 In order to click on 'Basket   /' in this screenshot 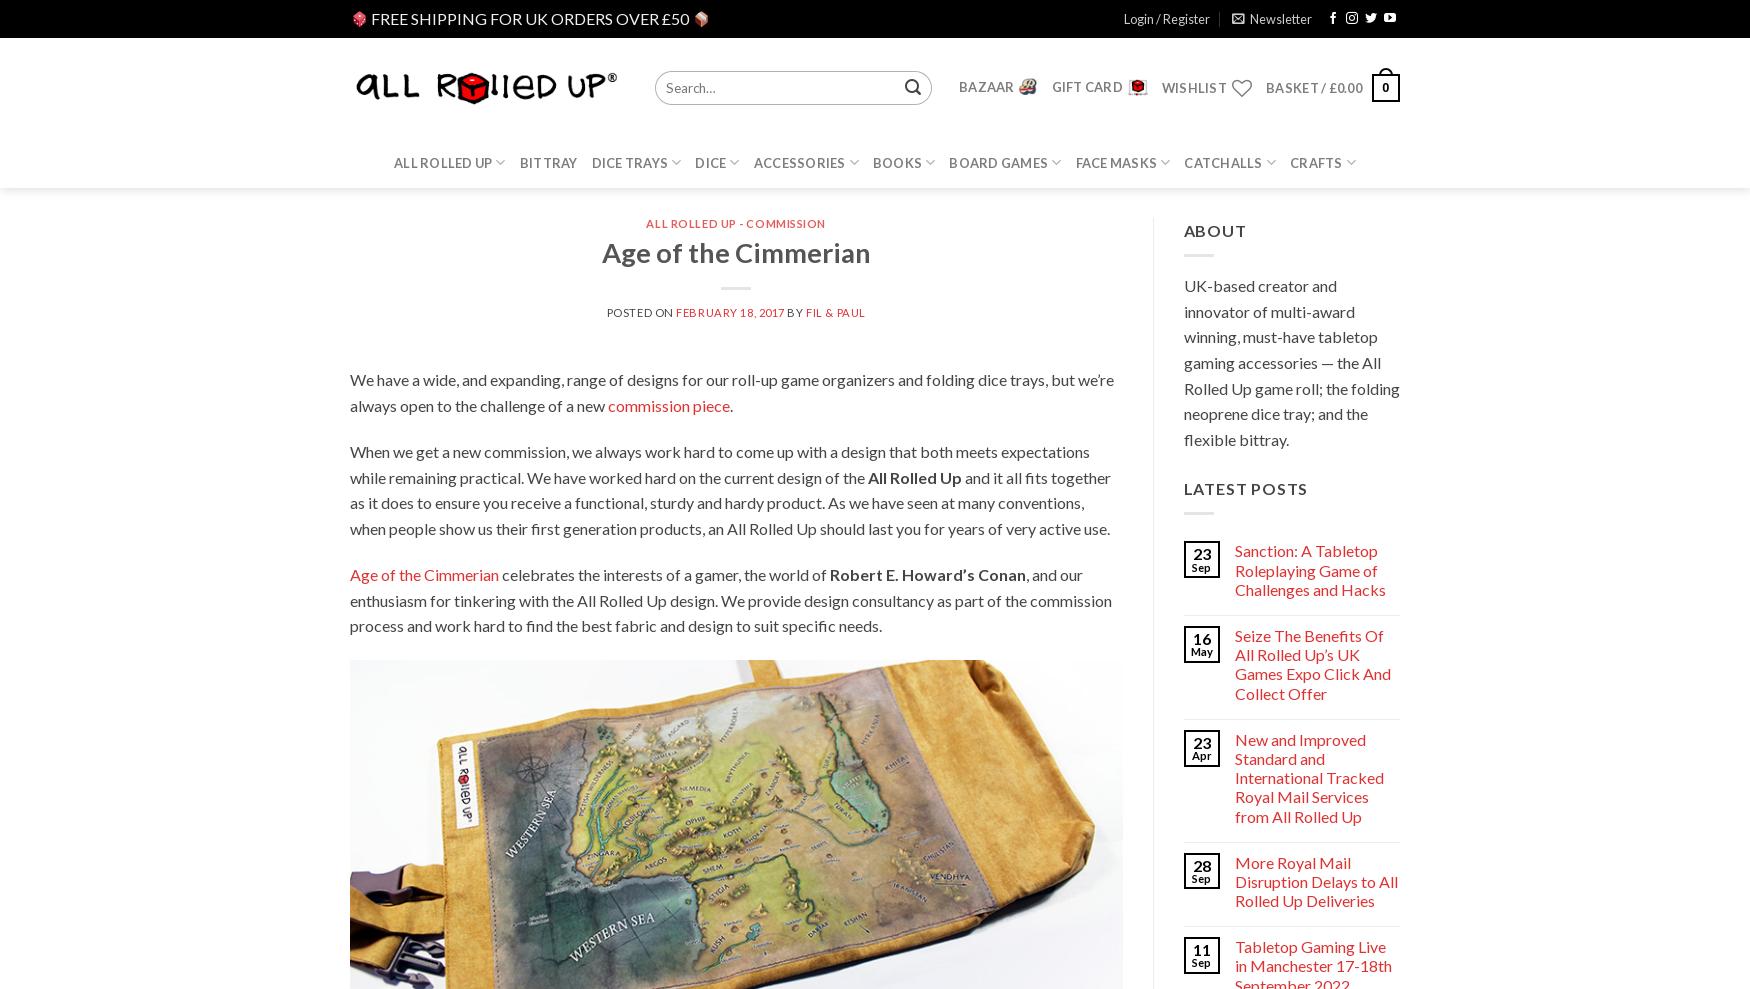, I will do `click(1295, 88)`.